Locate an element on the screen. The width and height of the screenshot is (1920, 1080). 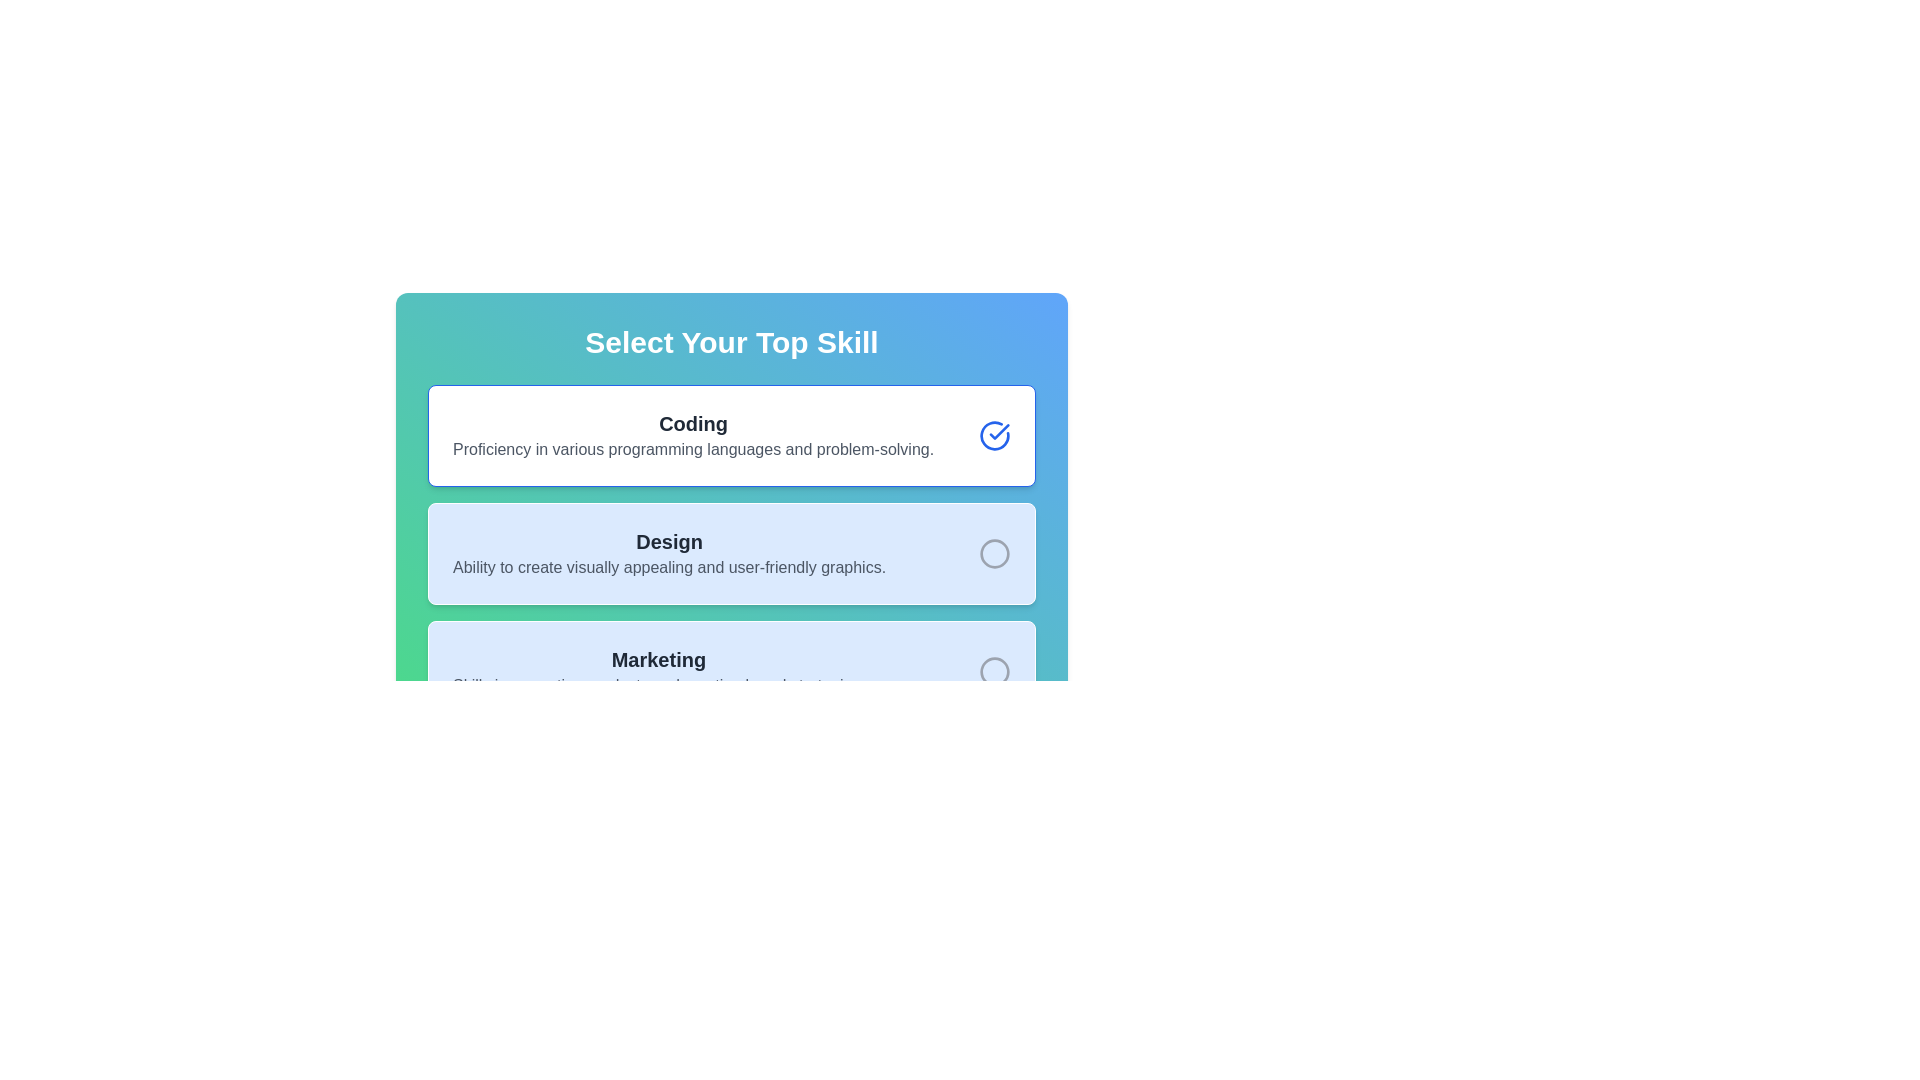
the selectable item labeled 'Design' is located at coordinates (669, 554).